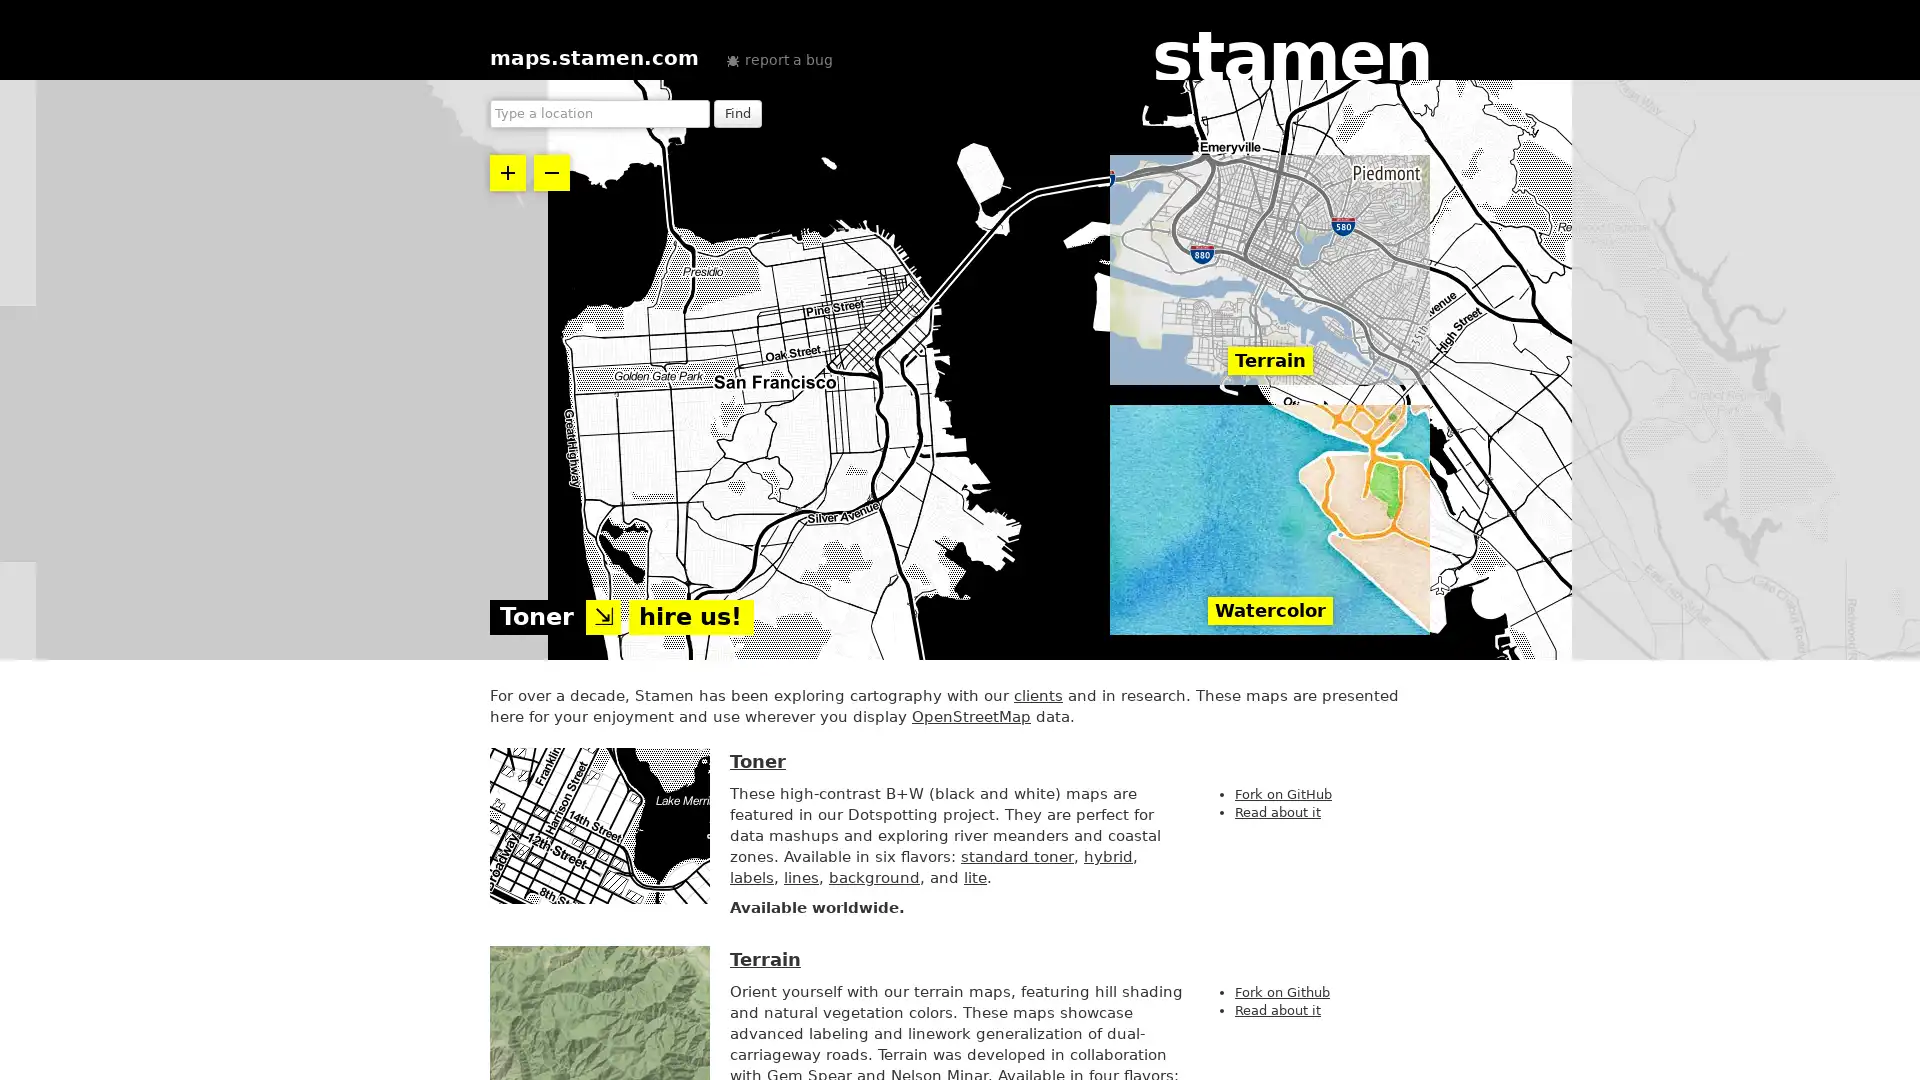 This screenshot has width=1920, height=1080. What do you see at coordinates (737, 114) in the screenshot?
I see `Find` at bounding box center [737, 114].